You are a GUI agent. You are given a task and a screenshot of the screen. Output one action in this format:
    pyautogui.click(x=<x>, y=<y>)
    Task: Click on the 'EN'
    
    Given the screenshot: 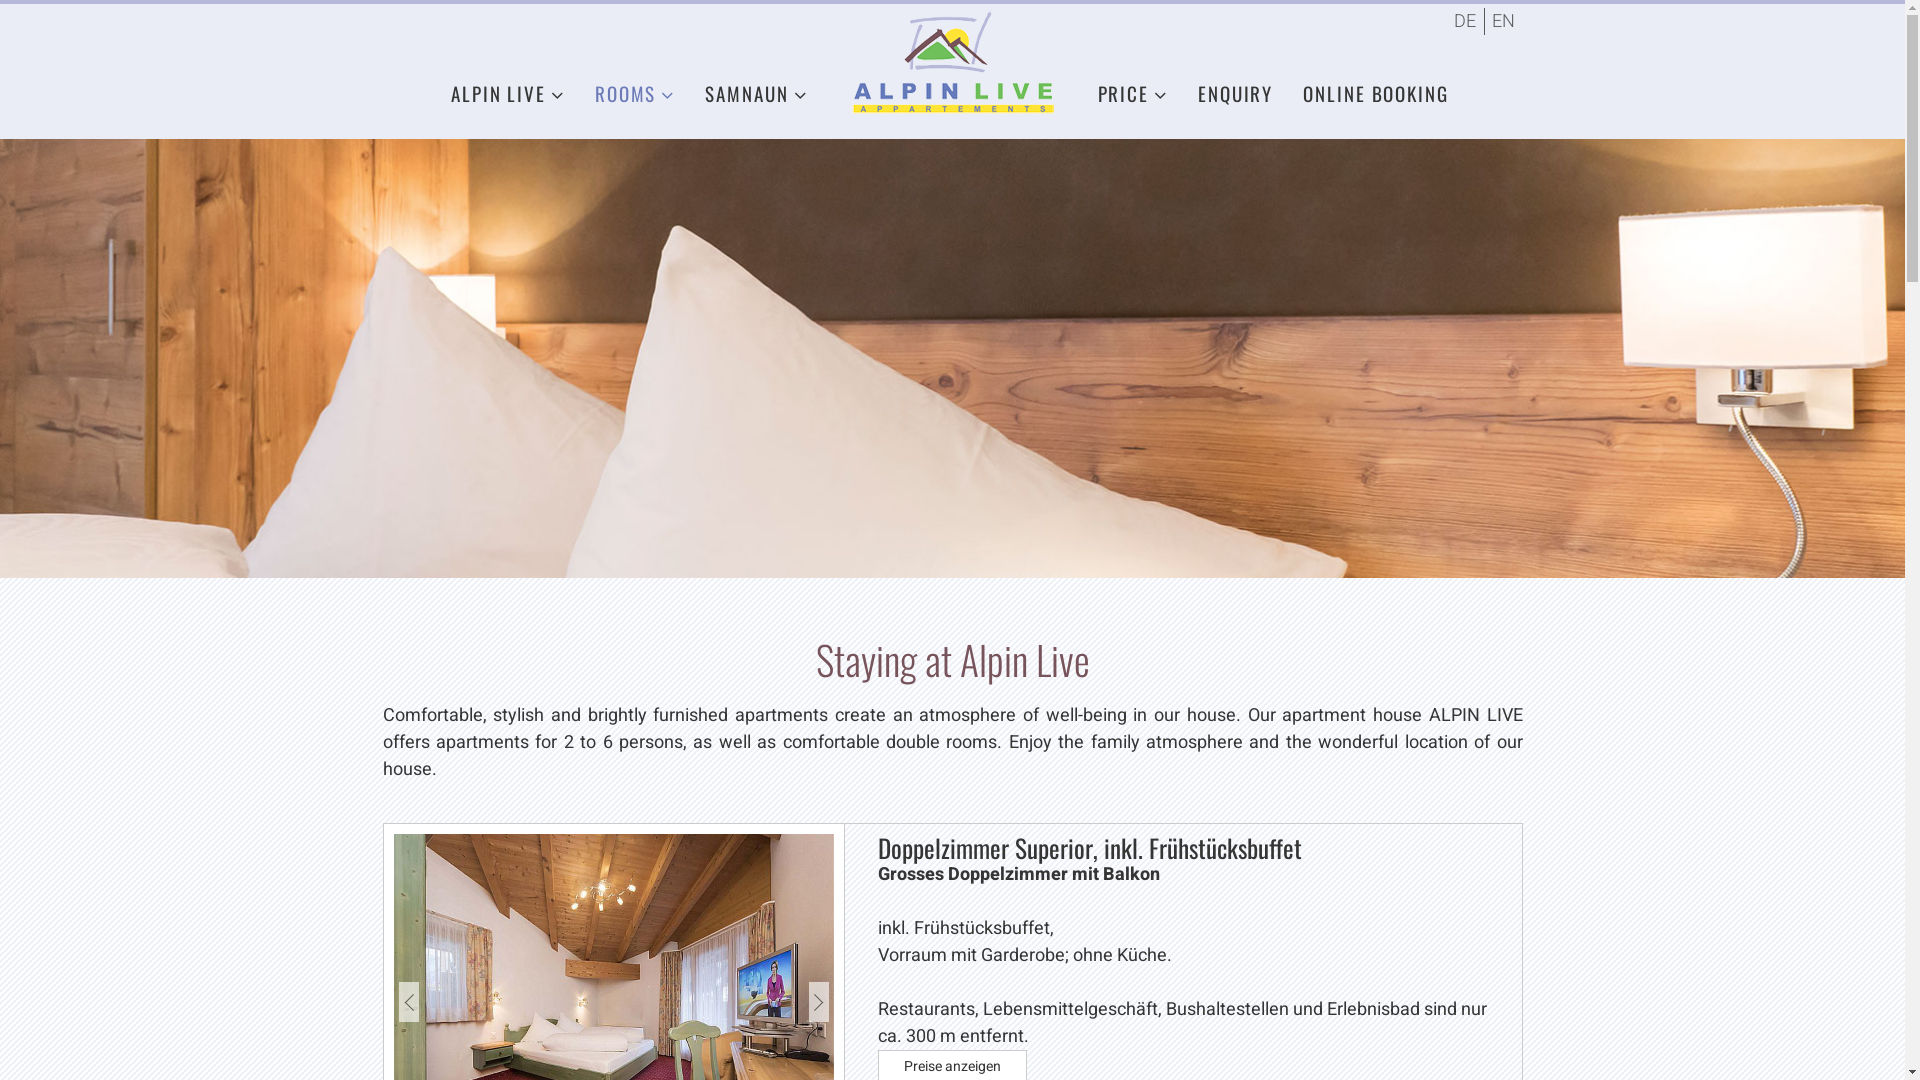 What is the action you would take?
    pyautogui.click(x=1502, y=21)
    